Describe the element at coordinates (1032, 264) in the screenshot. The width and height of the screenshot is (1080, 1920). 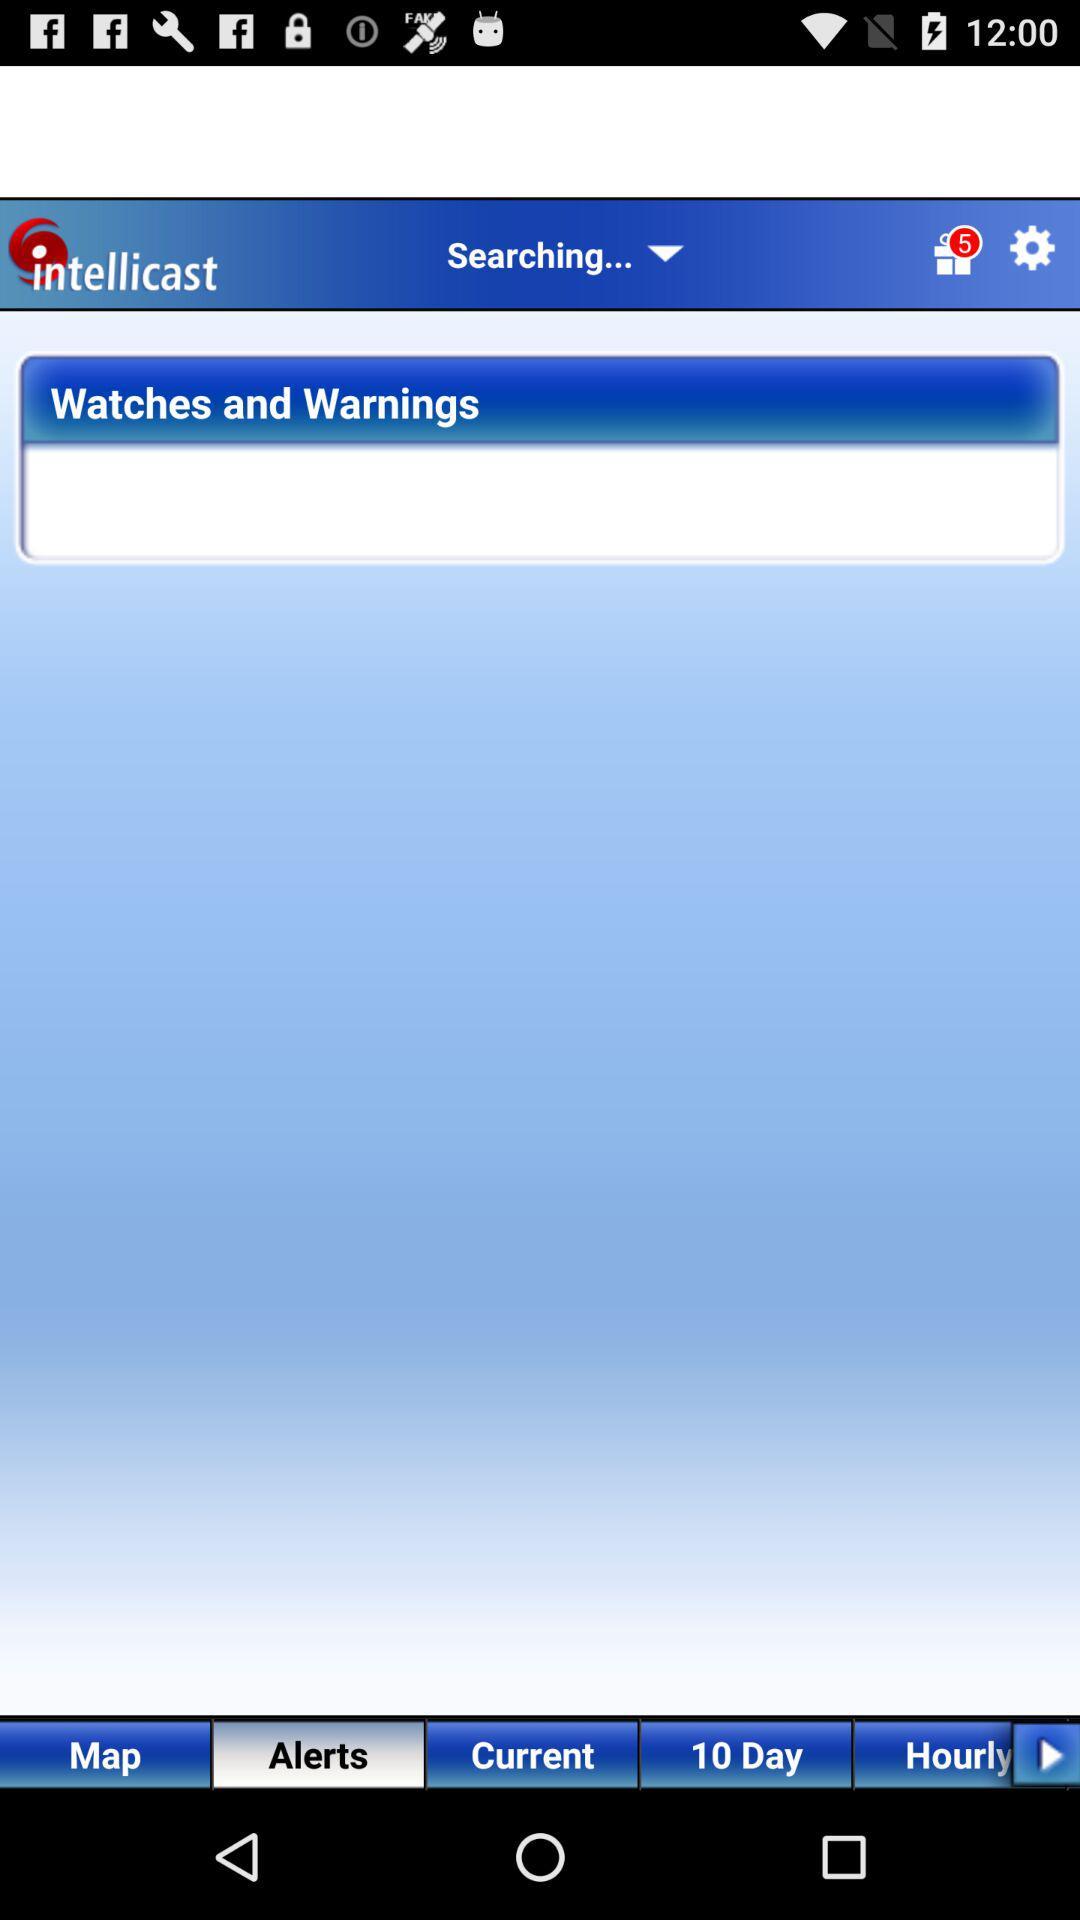
I see `the settings icon` at that location.